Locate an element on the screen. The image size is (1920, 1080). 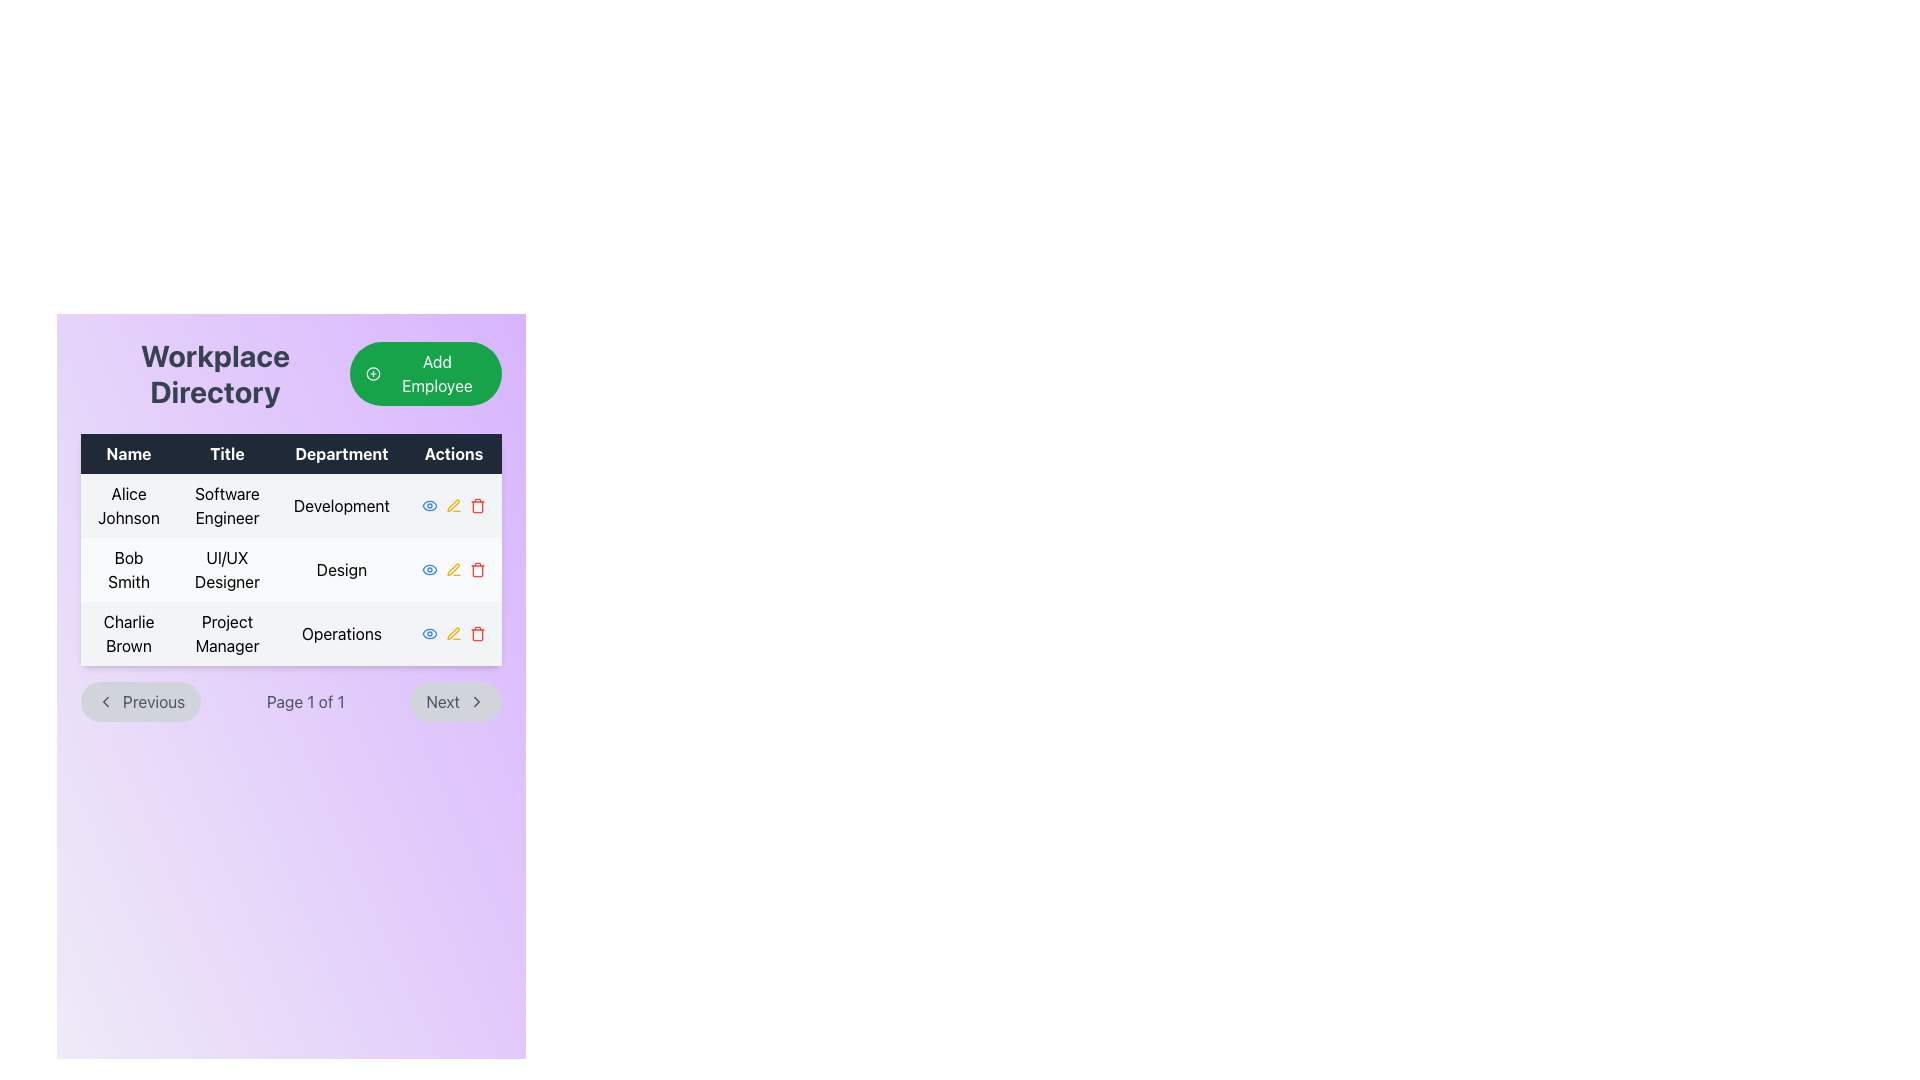
the right-facing chevron-shaped icon located within the light gray circular button labeled 'Next' at the bottom right of the interface is located at coordinates (475, 701).